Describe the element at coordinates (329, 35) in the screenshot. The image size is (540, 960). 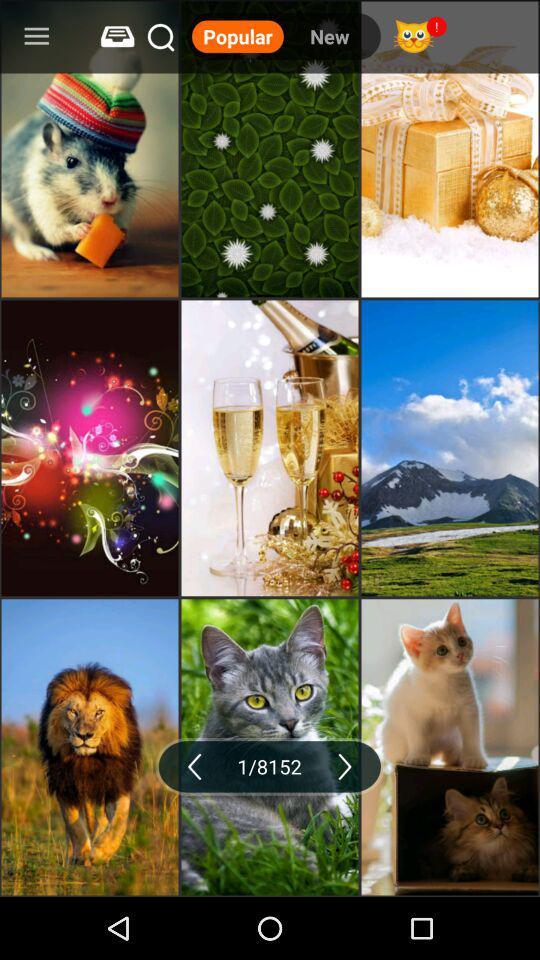
I see `the new item` at that location.